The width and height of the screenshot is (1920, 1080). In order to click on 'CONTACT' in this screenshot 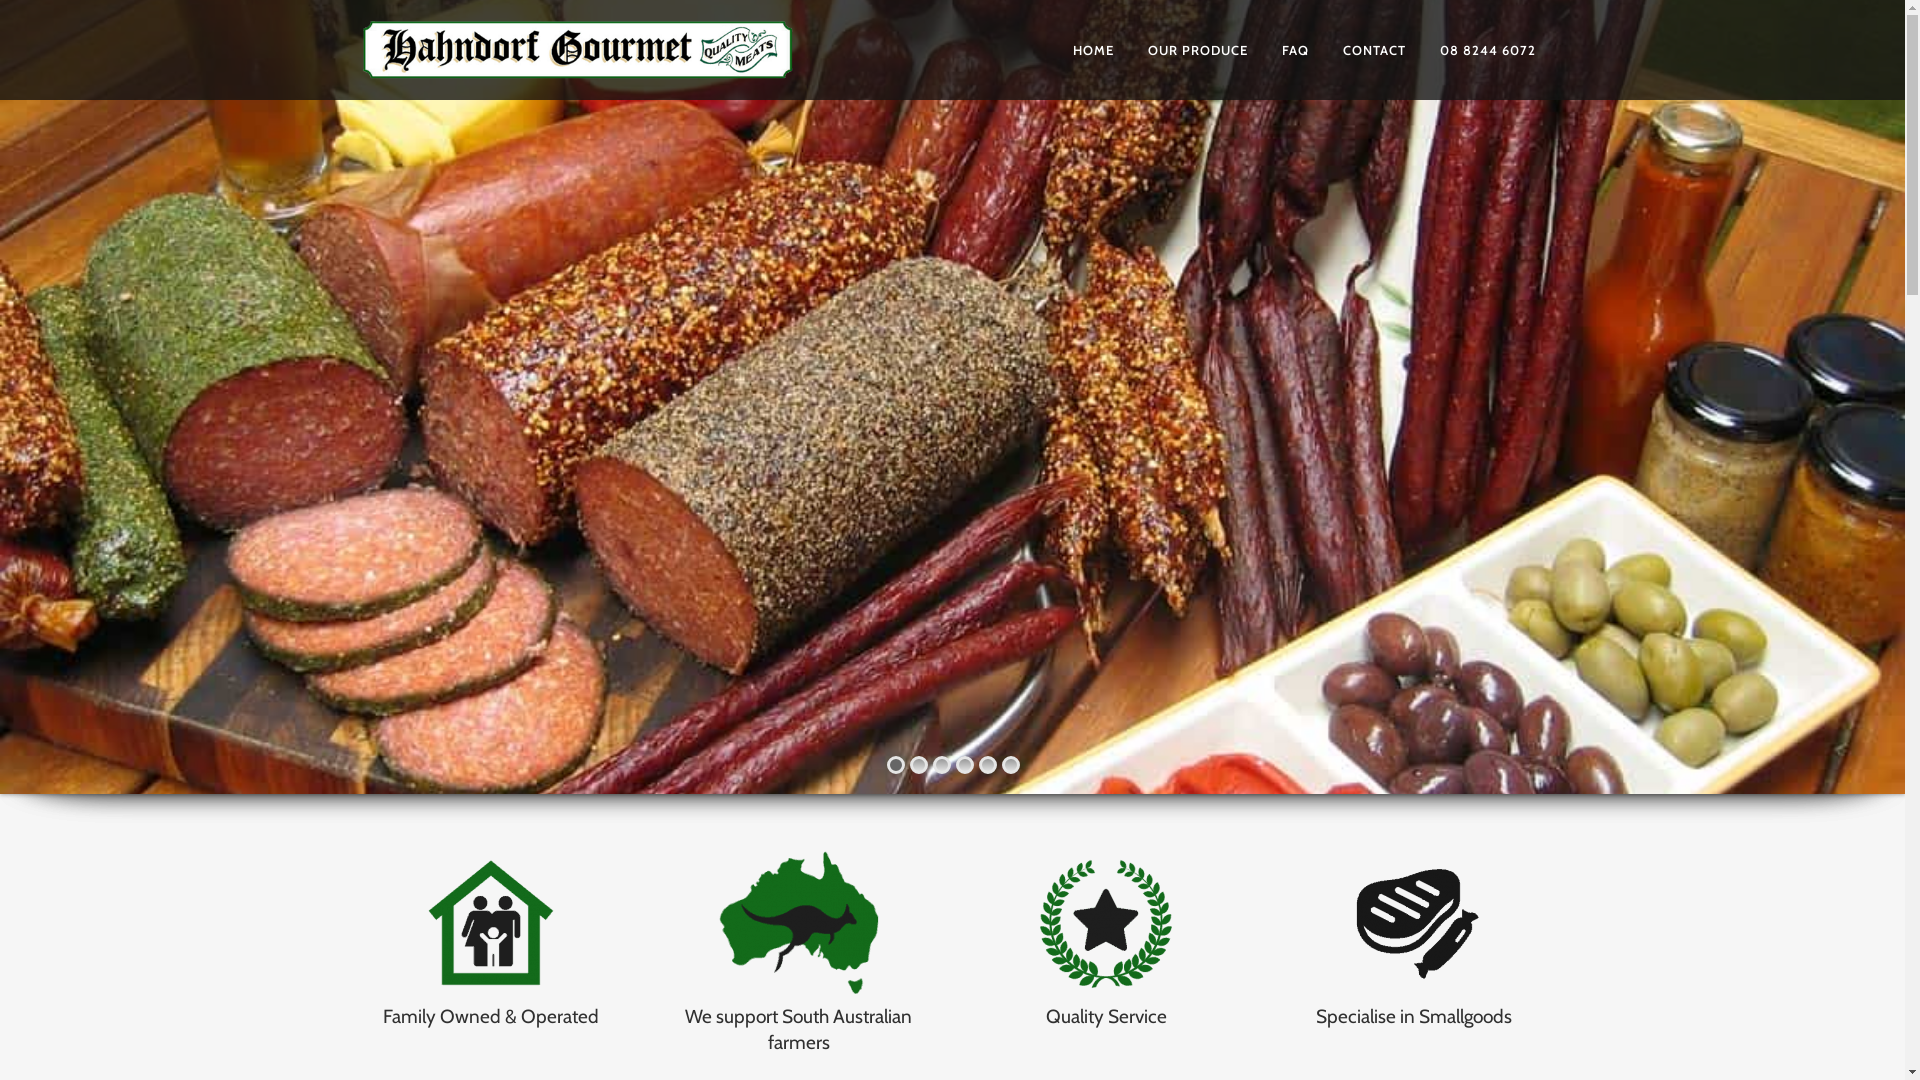, I will do `click(1373, 49)`.